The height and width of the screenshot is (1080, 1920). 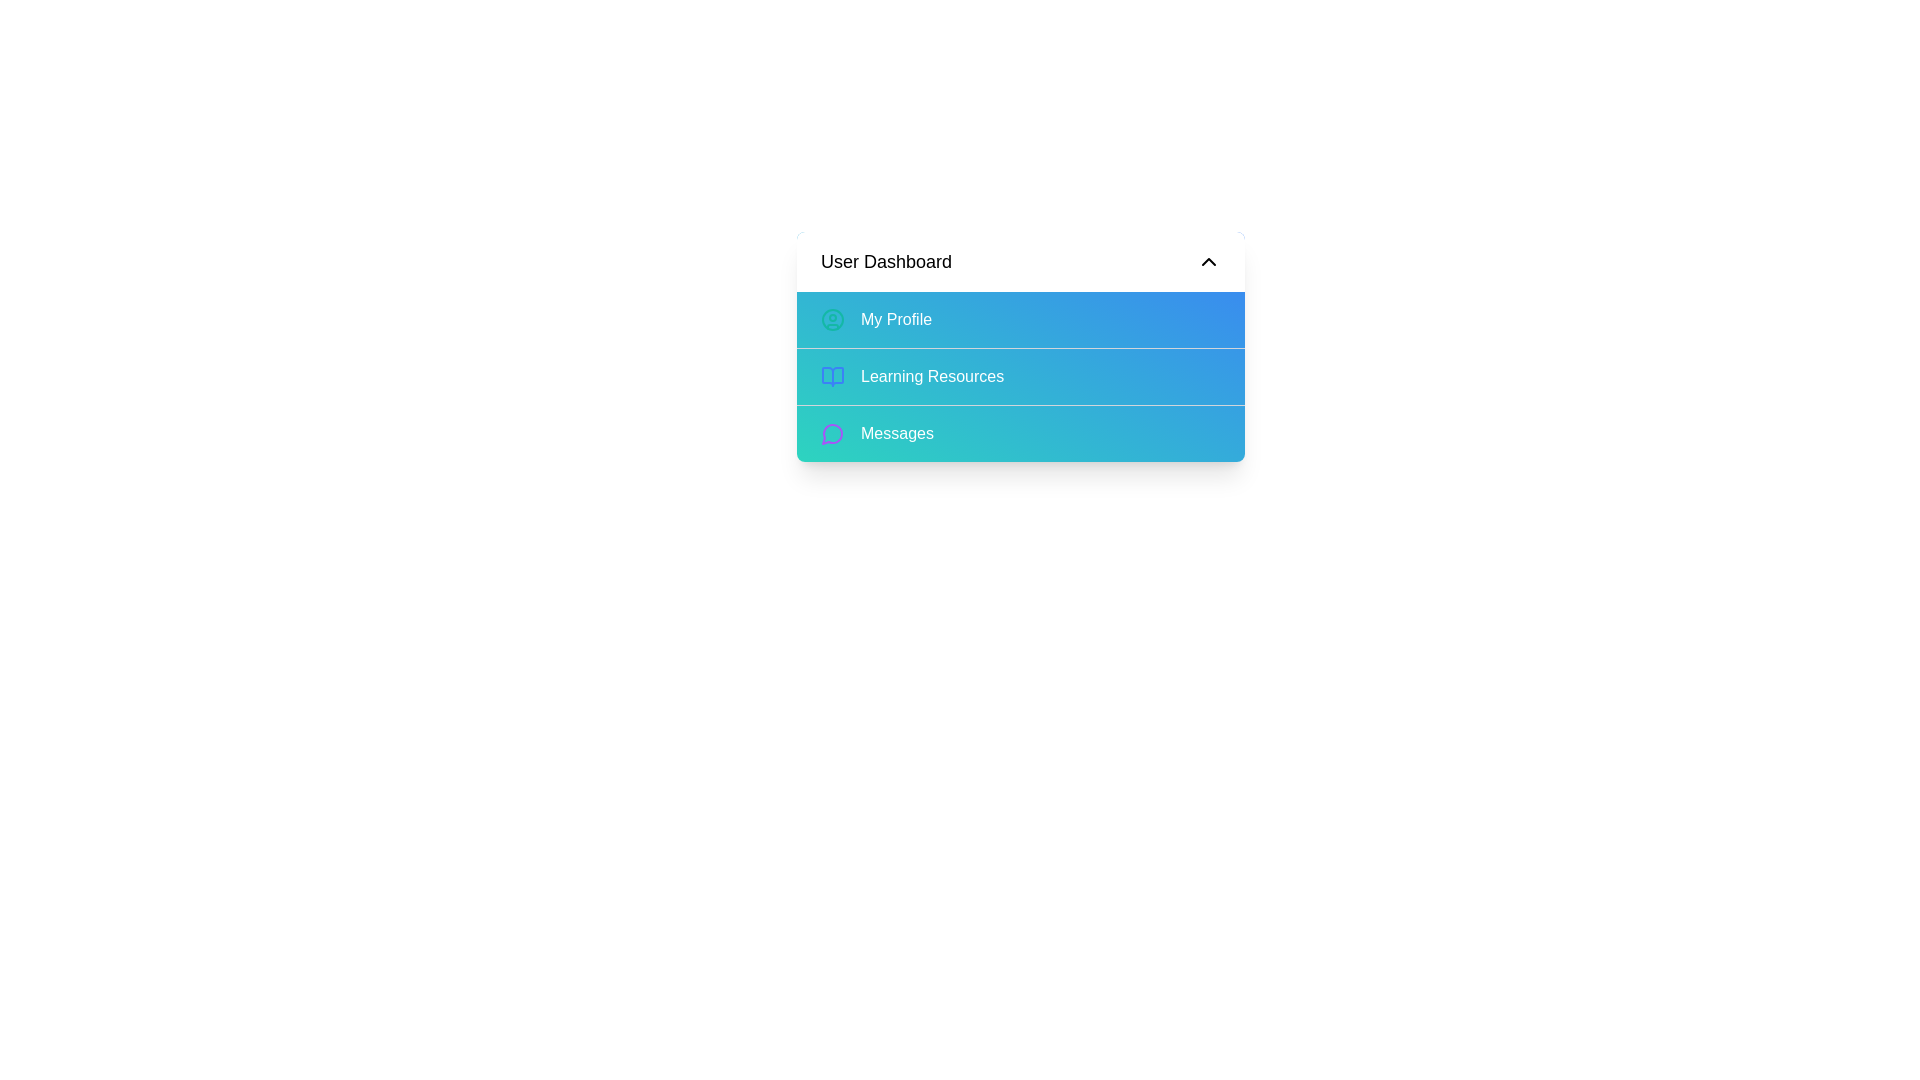 I want to click on the 'My Profile' option in the dropdown menu, so click(x=1021, y=319).